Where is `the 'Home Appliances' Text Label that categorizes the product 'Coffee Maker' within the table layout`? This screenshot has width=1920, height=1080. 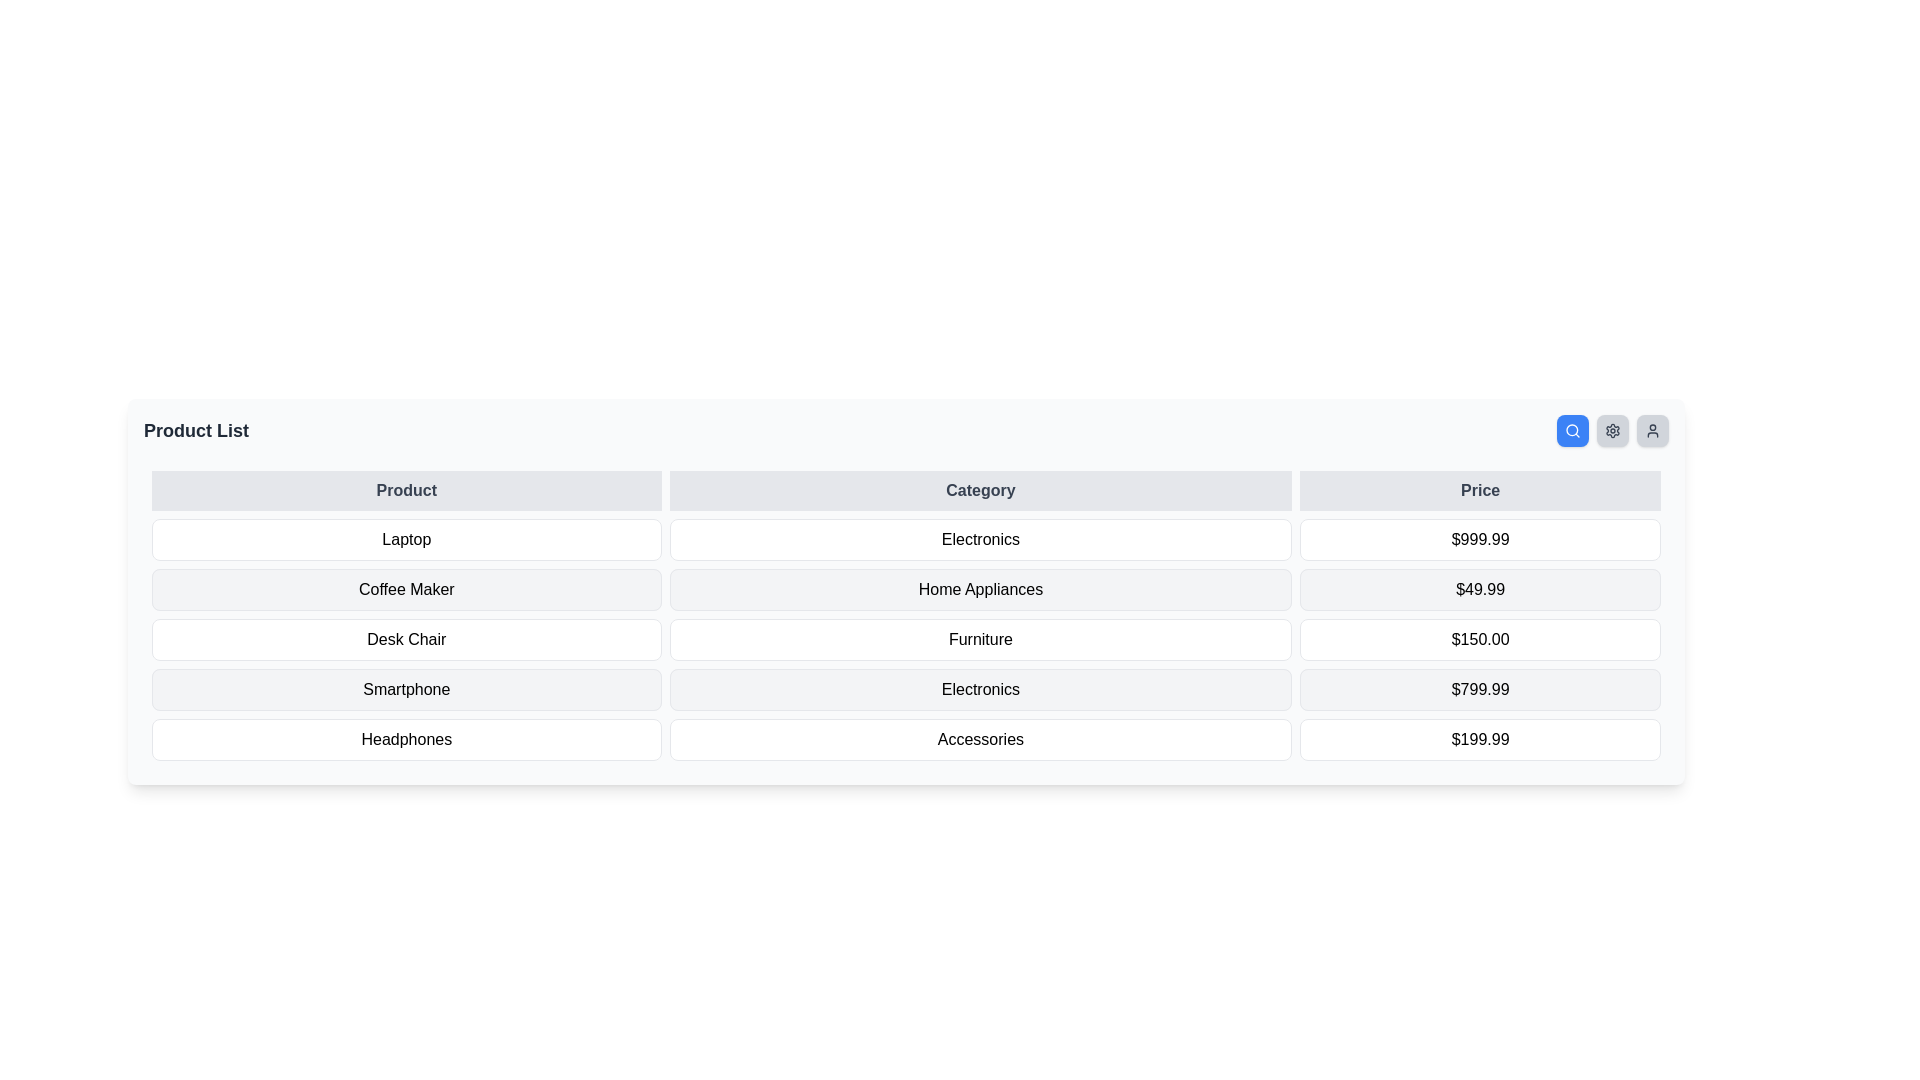 the 'Home Appliances' Text Label that categorizes the product 'Coffee Maker' within the table layout is located at coordinates (980, 589).